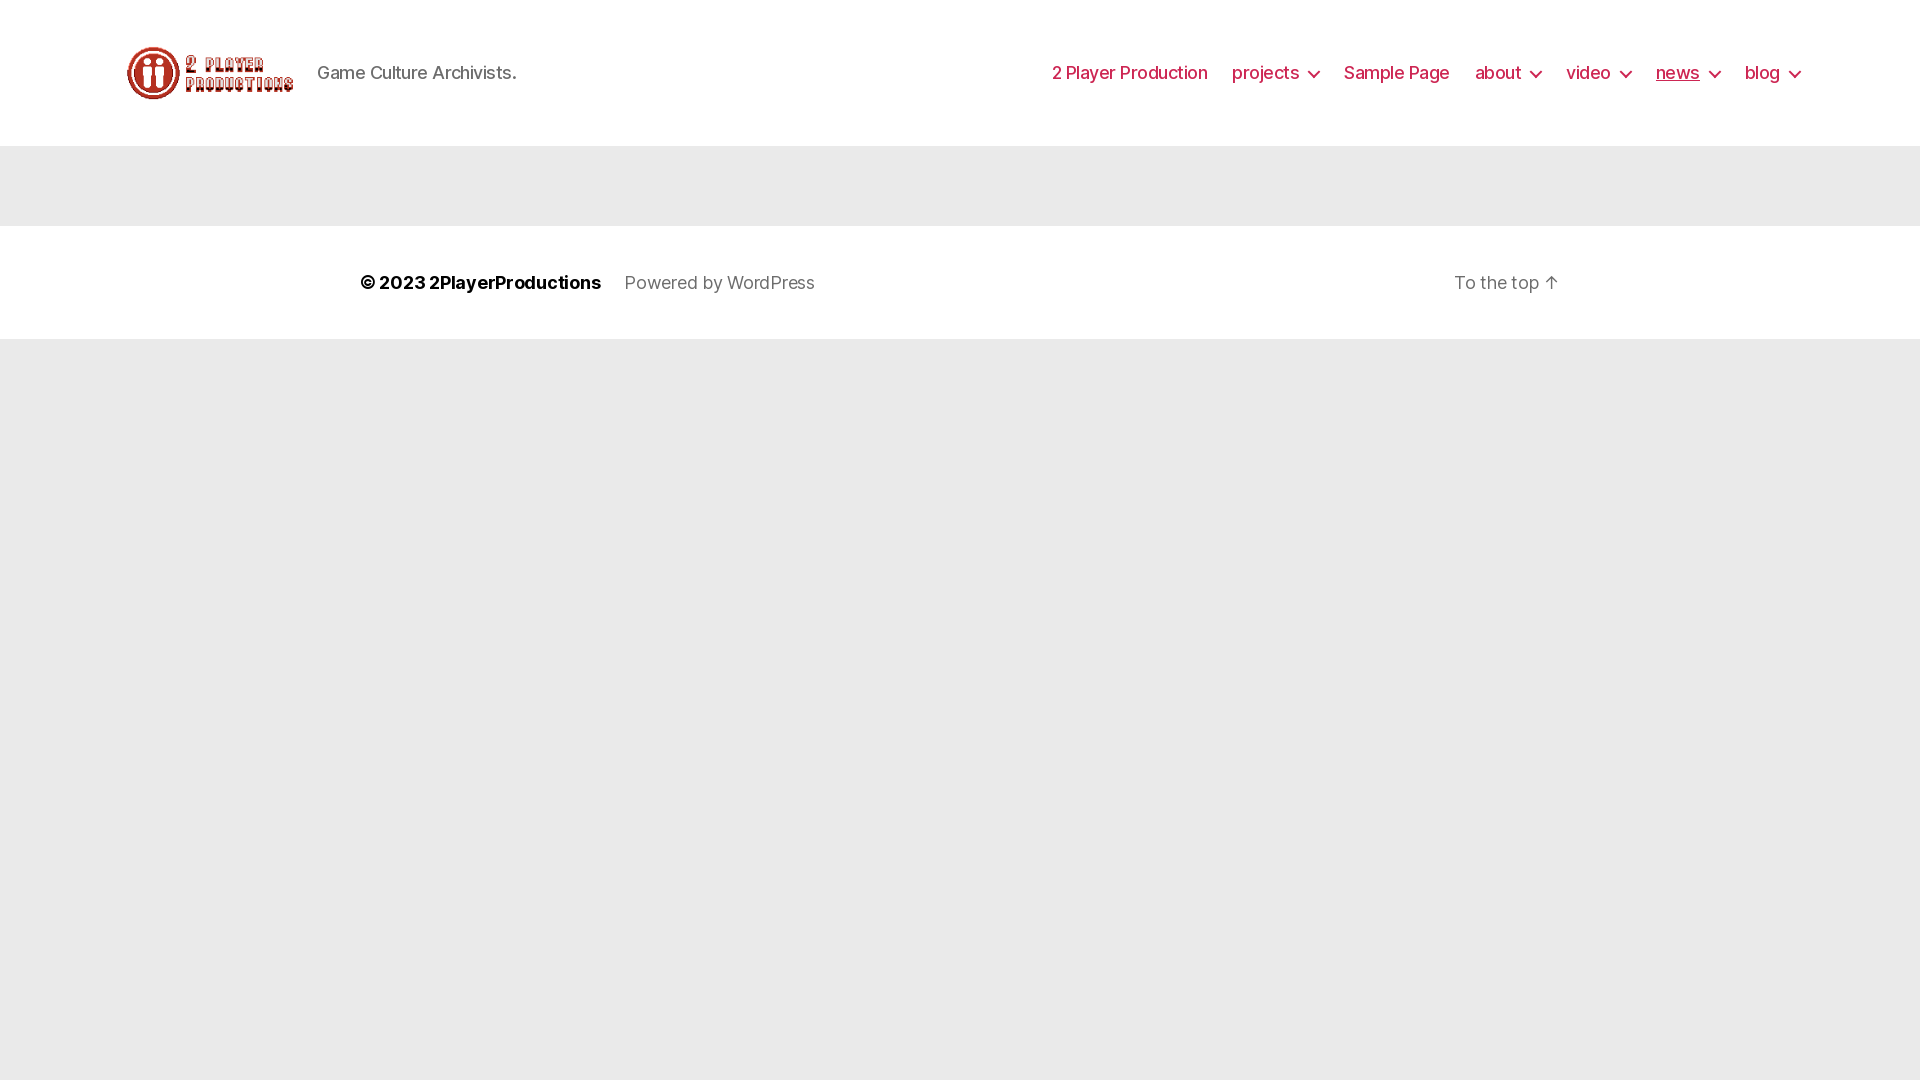 The image size is (1920, 1080). Describe the element at coordinates (1508, 72) in the screenshot. I see `'about'` at that location.